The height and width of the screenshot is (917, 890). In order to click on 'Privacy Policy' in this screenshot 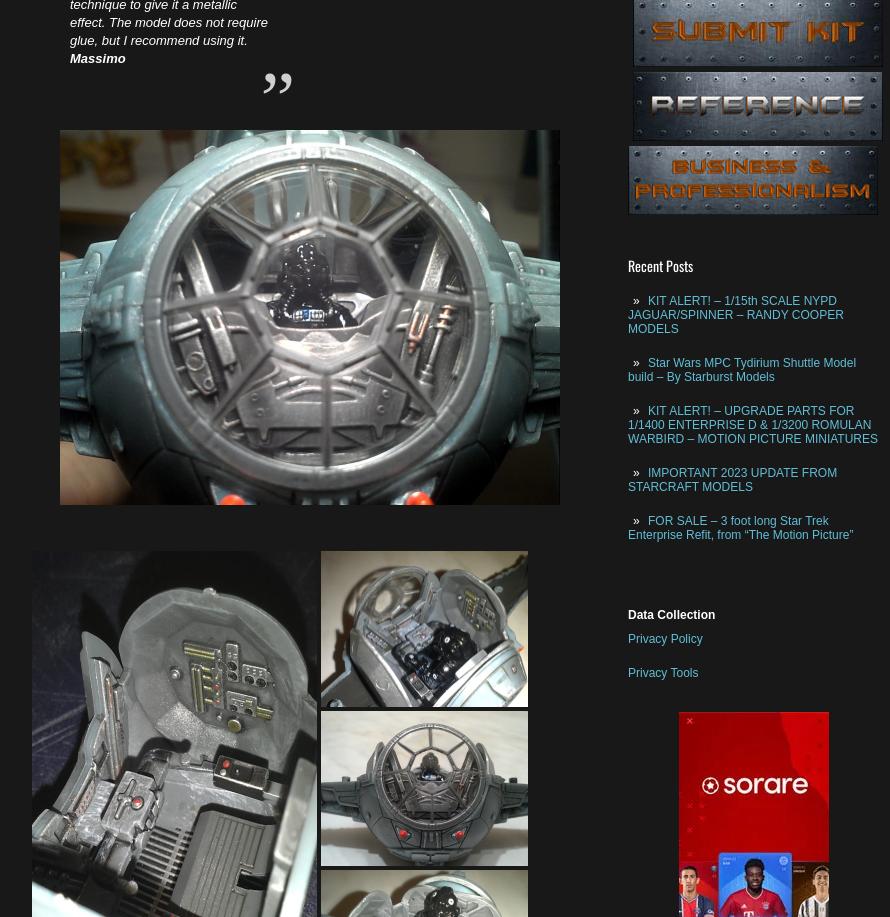, I will do `click(665, 636)`.